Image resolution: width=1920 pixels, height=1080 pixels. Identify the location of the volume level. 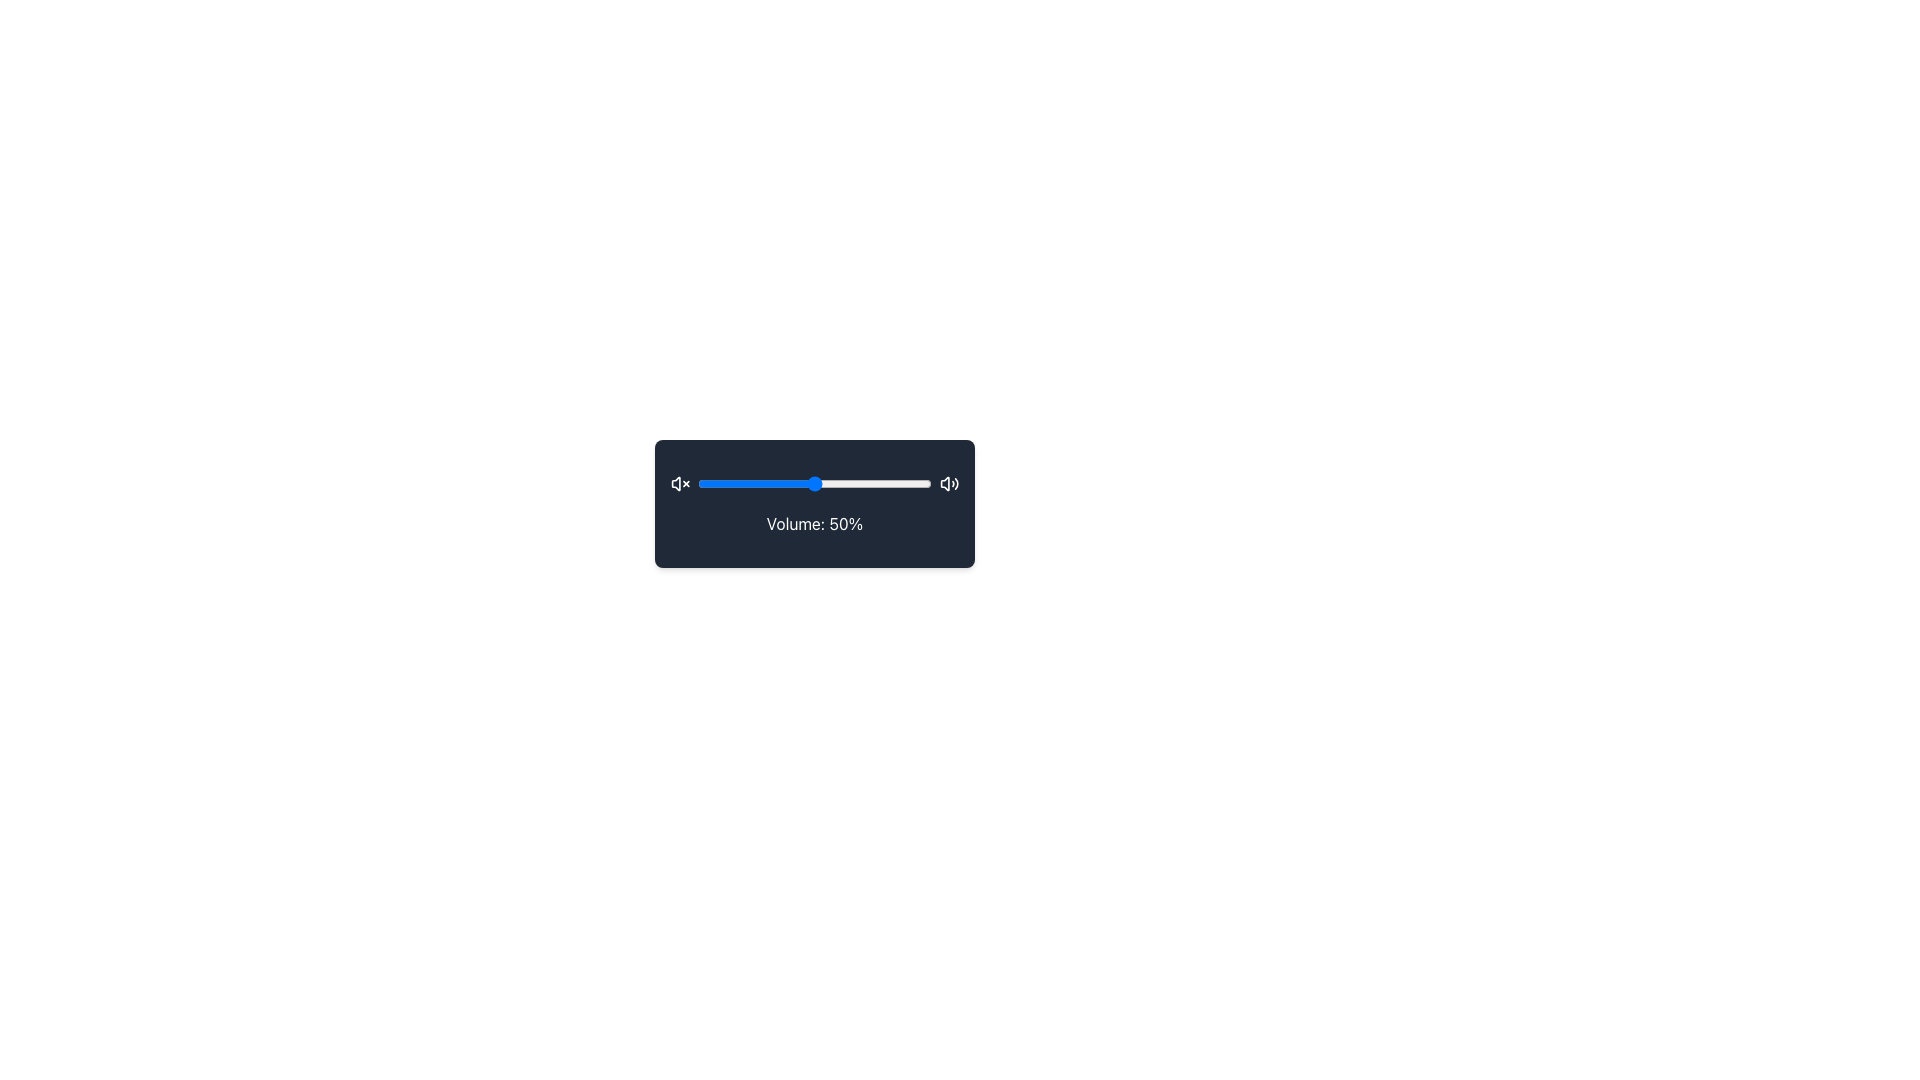
(771, 483).